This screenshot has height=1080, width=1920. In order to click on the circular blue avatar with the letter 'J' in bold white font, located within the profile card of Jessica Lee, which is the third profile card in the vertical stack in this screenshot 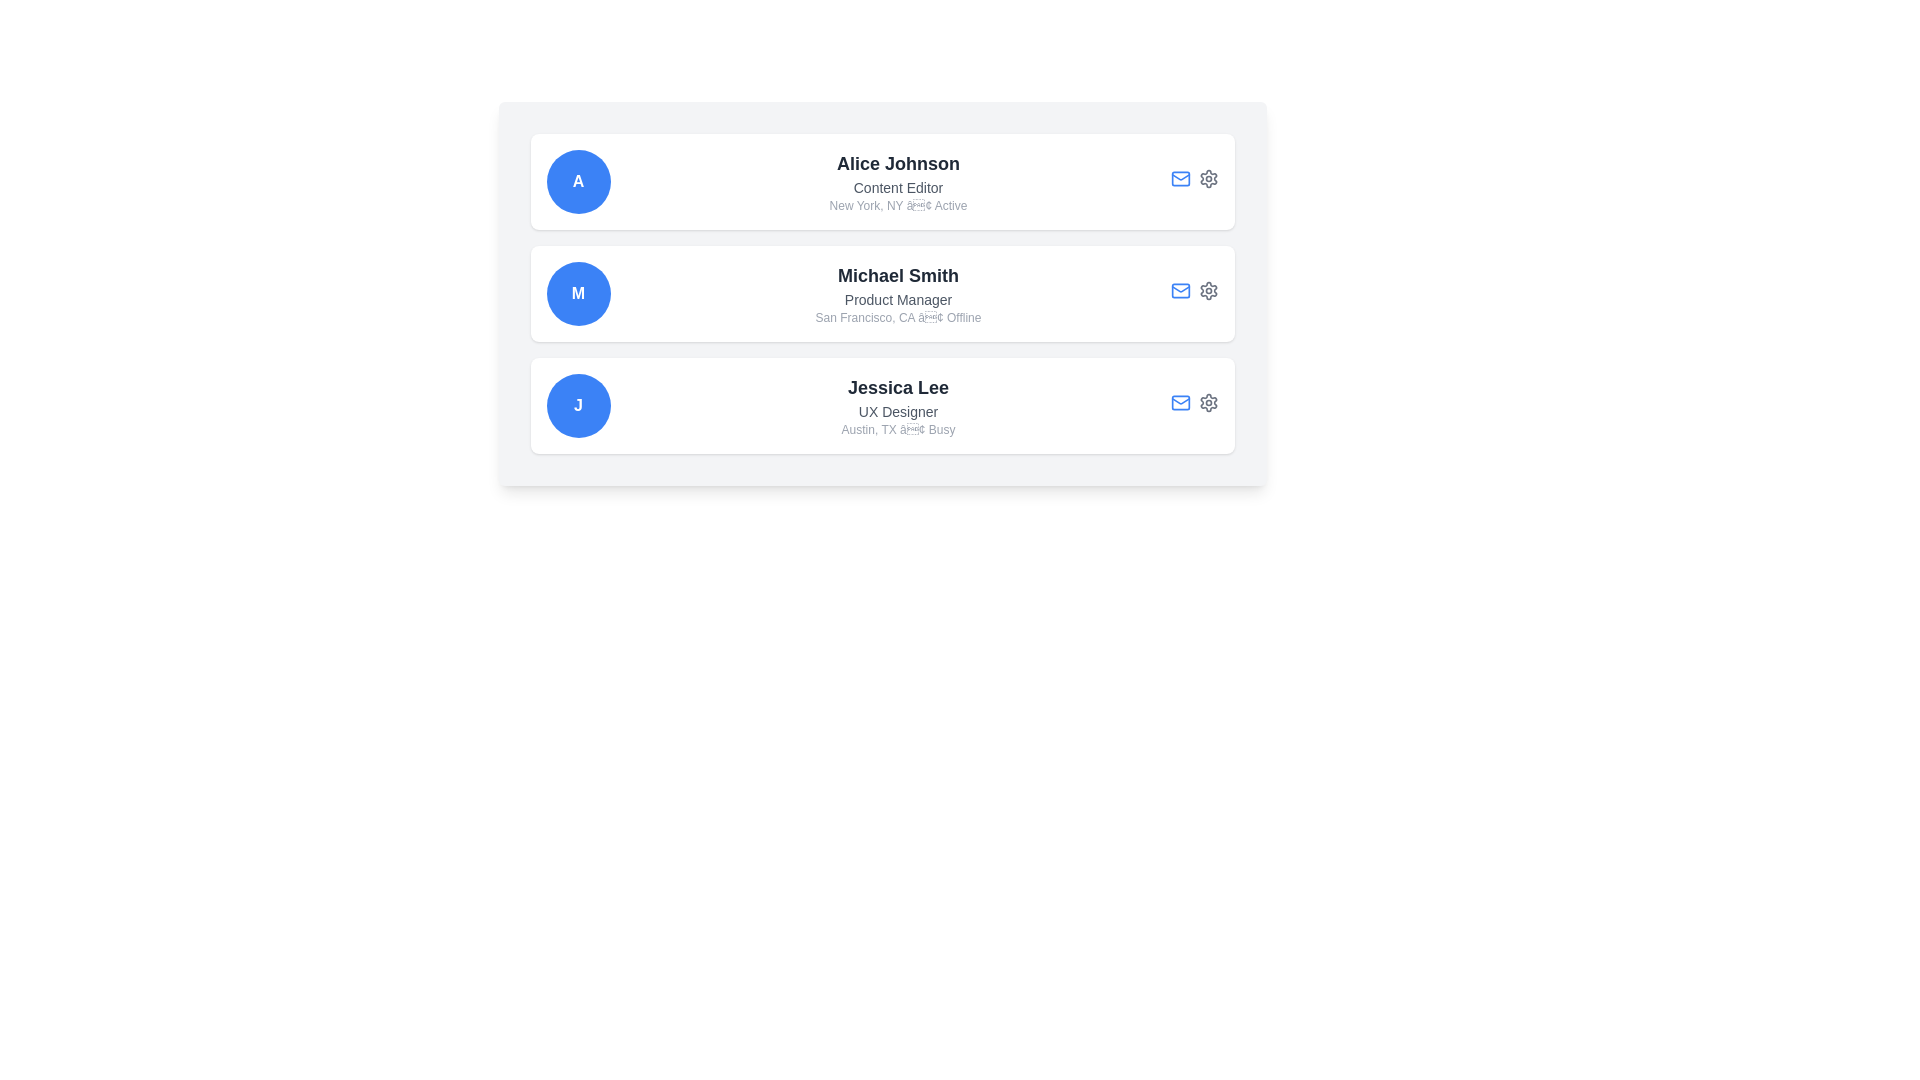, I will do `click(577, 405)`.